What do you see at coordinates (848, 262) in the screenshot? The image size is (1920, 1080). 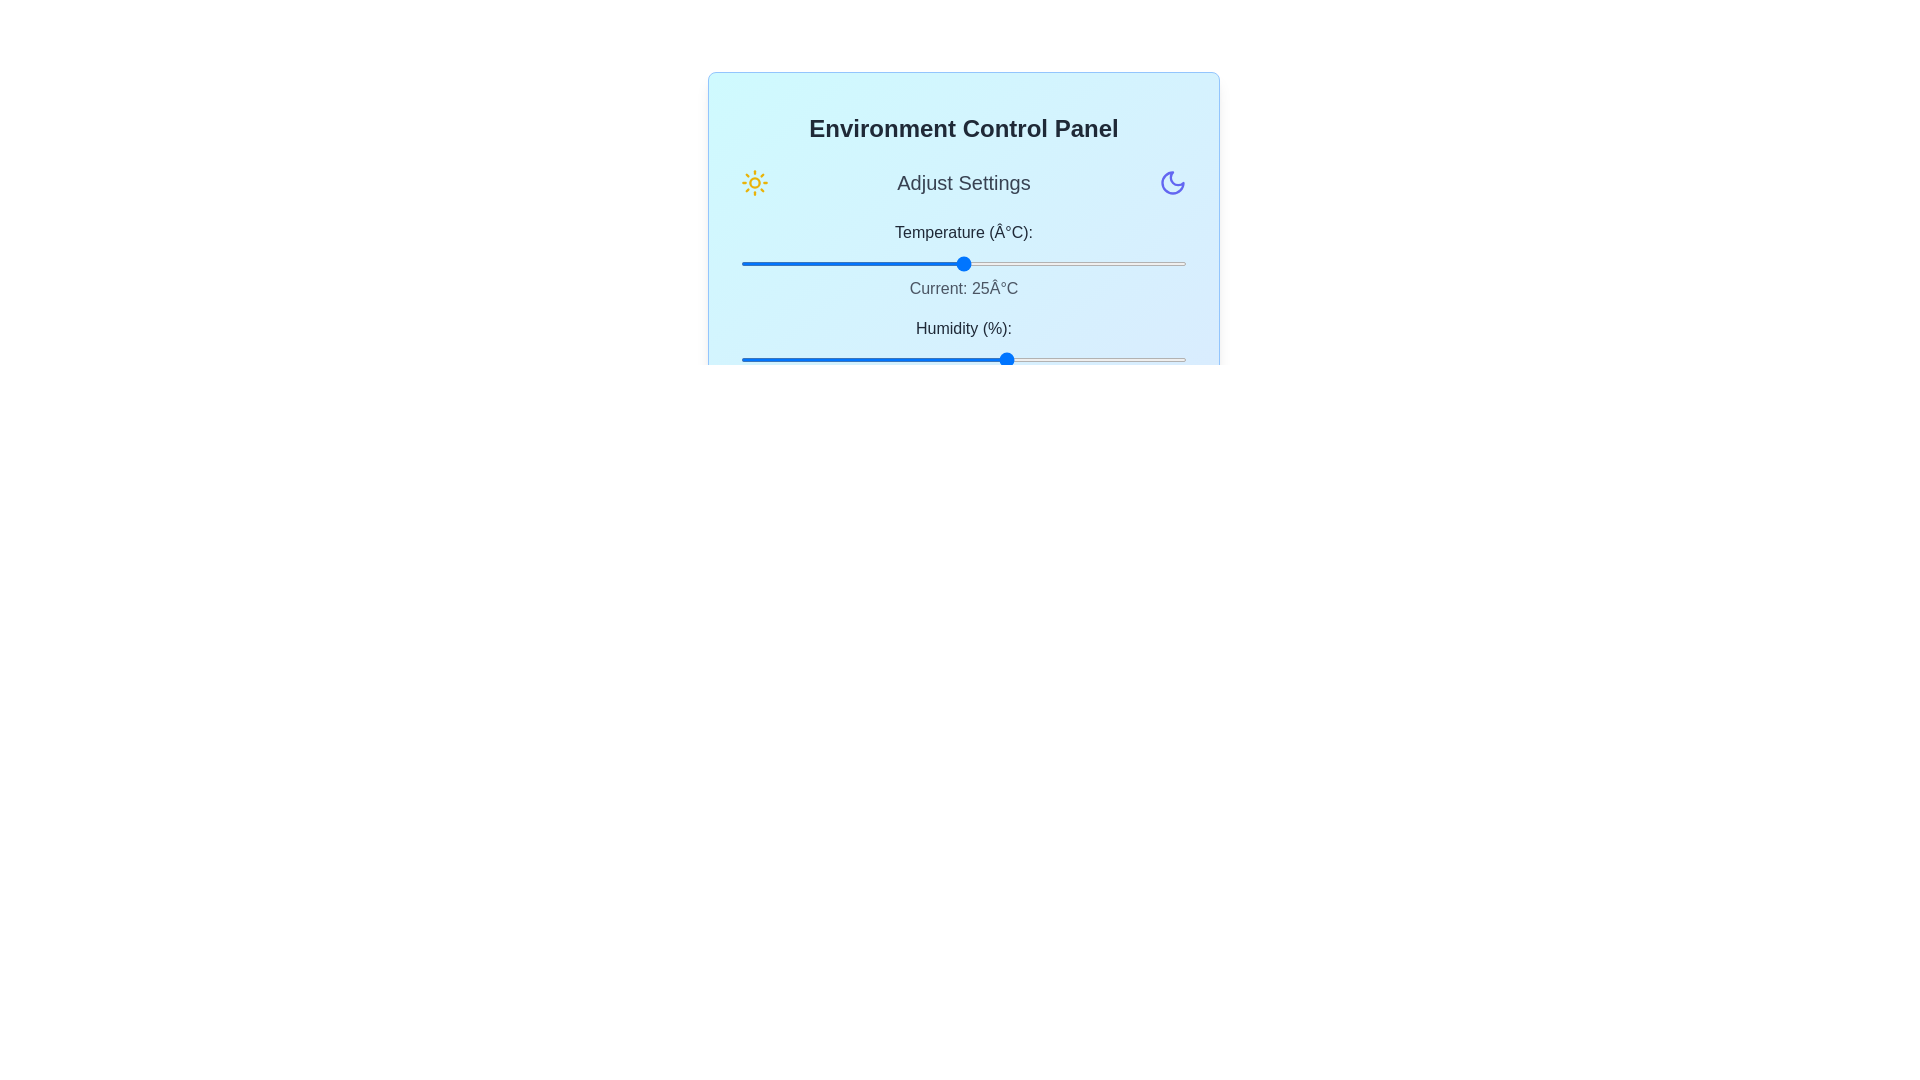 I see `the temperature slider to set the temperature to 12°C` at bounding box center [848, 262].